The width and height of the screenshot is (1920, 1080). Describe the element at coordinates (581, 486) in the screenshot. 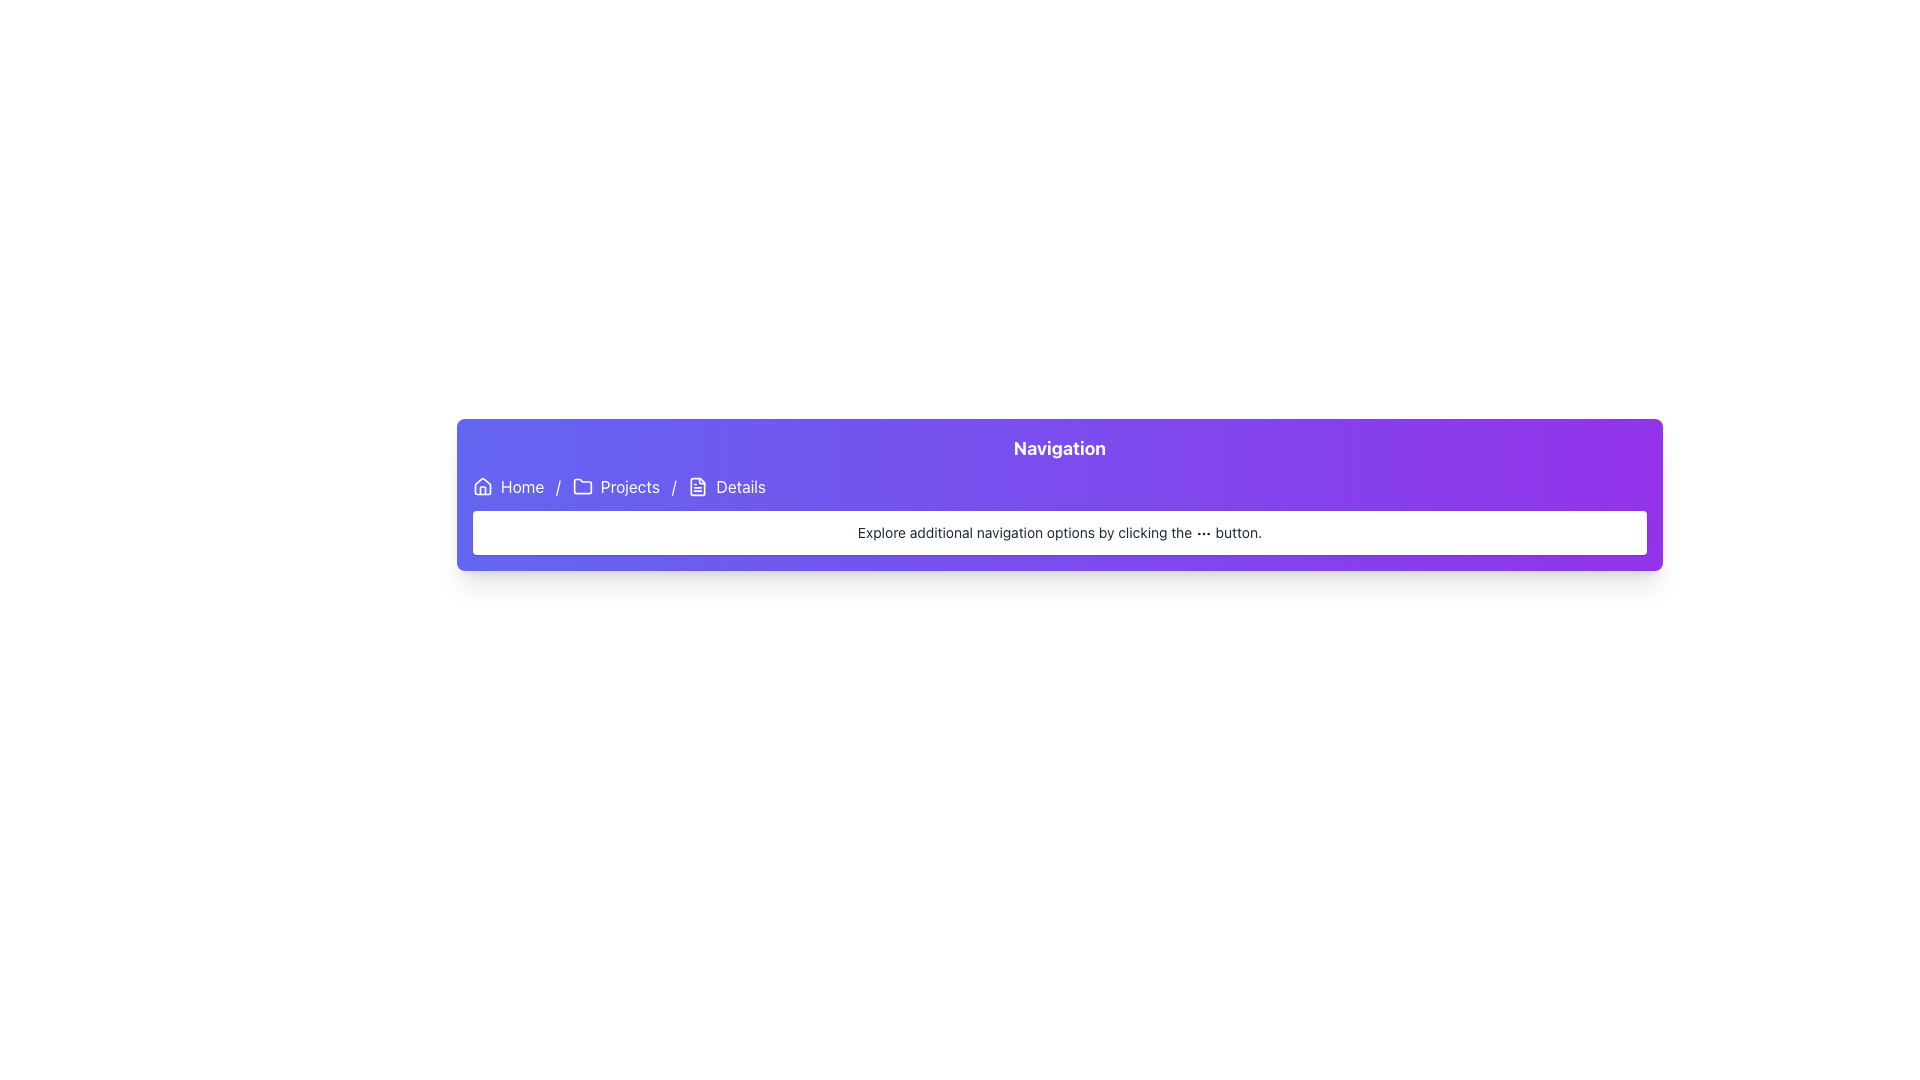

I see `the folder icon adjacent to the text 'Projects' in the navigation bar` at that location.